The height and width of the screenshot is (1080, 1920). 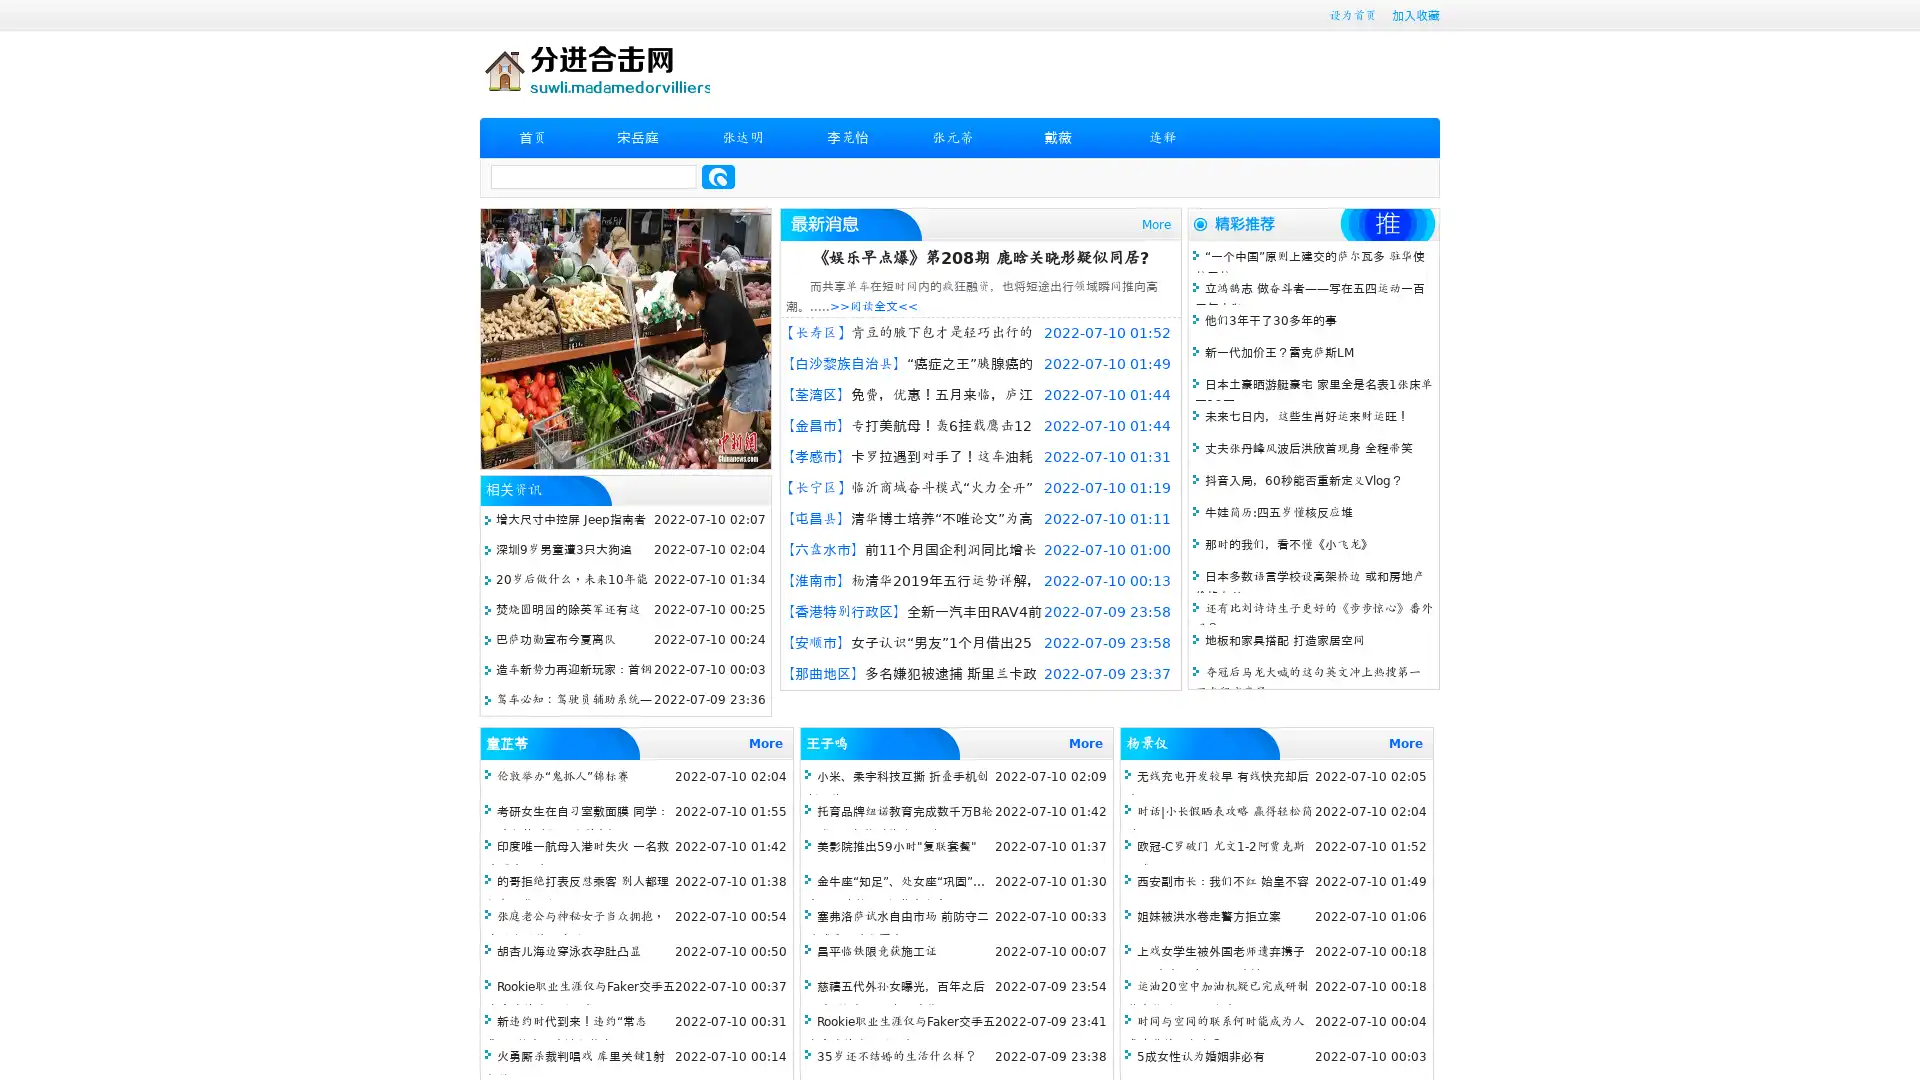 What do you see at coordinates (718, 176) in the screenshot?
I see `Search` at bounding box center [718, 176].